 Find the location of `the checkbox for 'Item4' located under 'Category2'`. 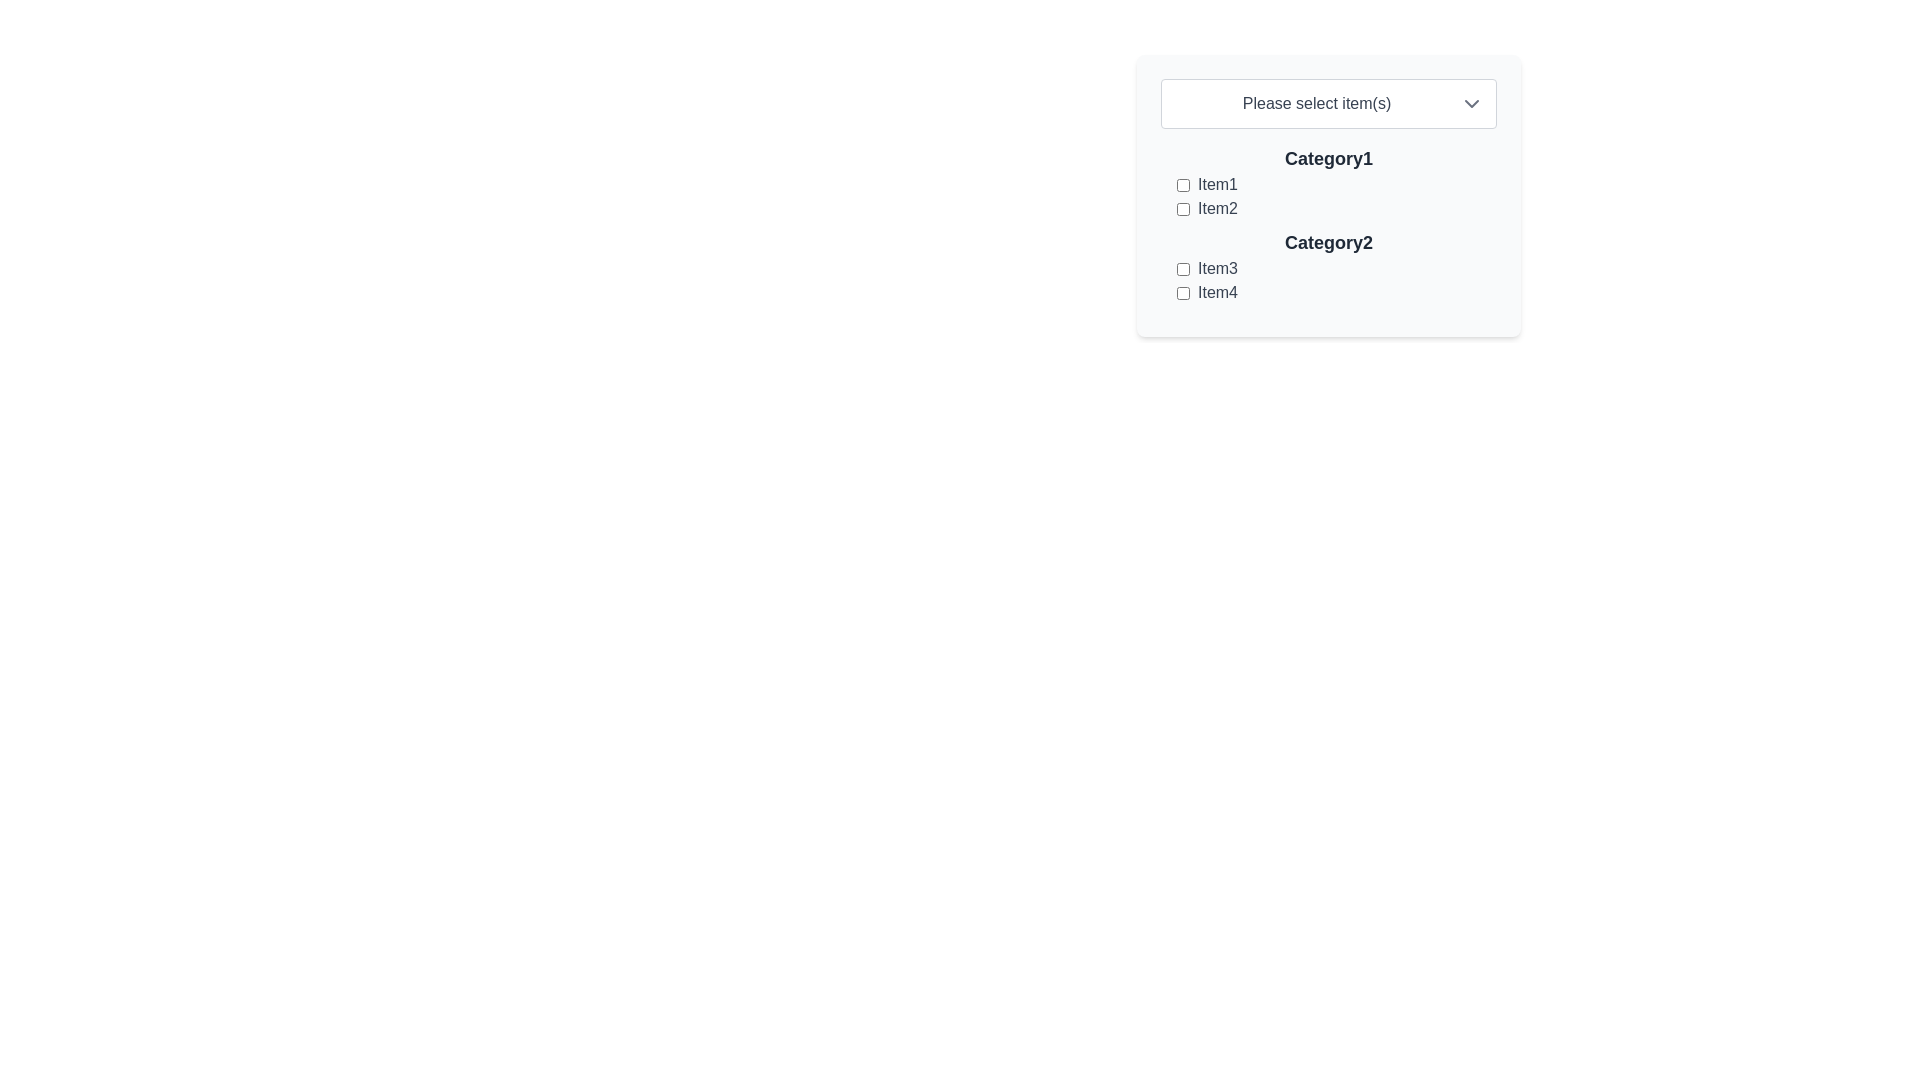

the checkbox for 'Item4' located under 'Category2' is located at coordinates (1337, 293).